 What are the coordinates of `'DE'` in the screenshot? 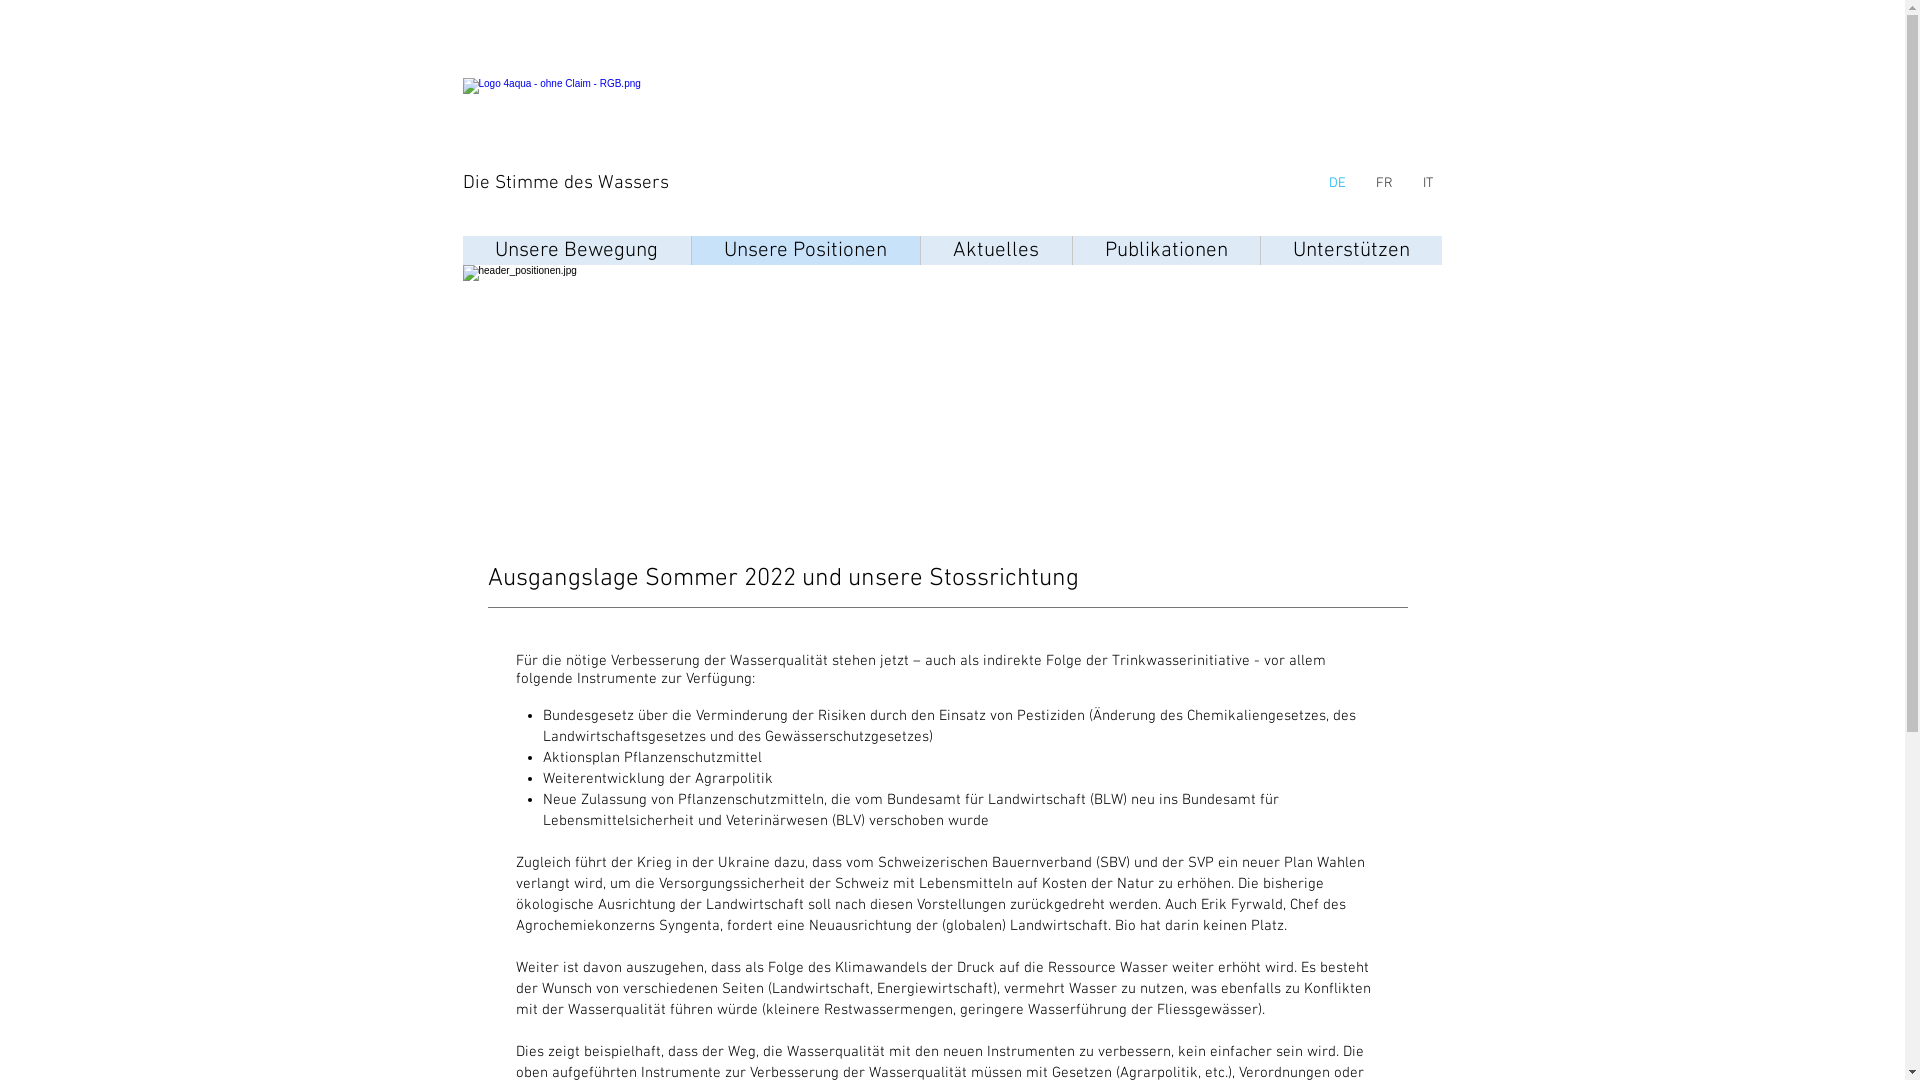 It's located at (1337, 184).